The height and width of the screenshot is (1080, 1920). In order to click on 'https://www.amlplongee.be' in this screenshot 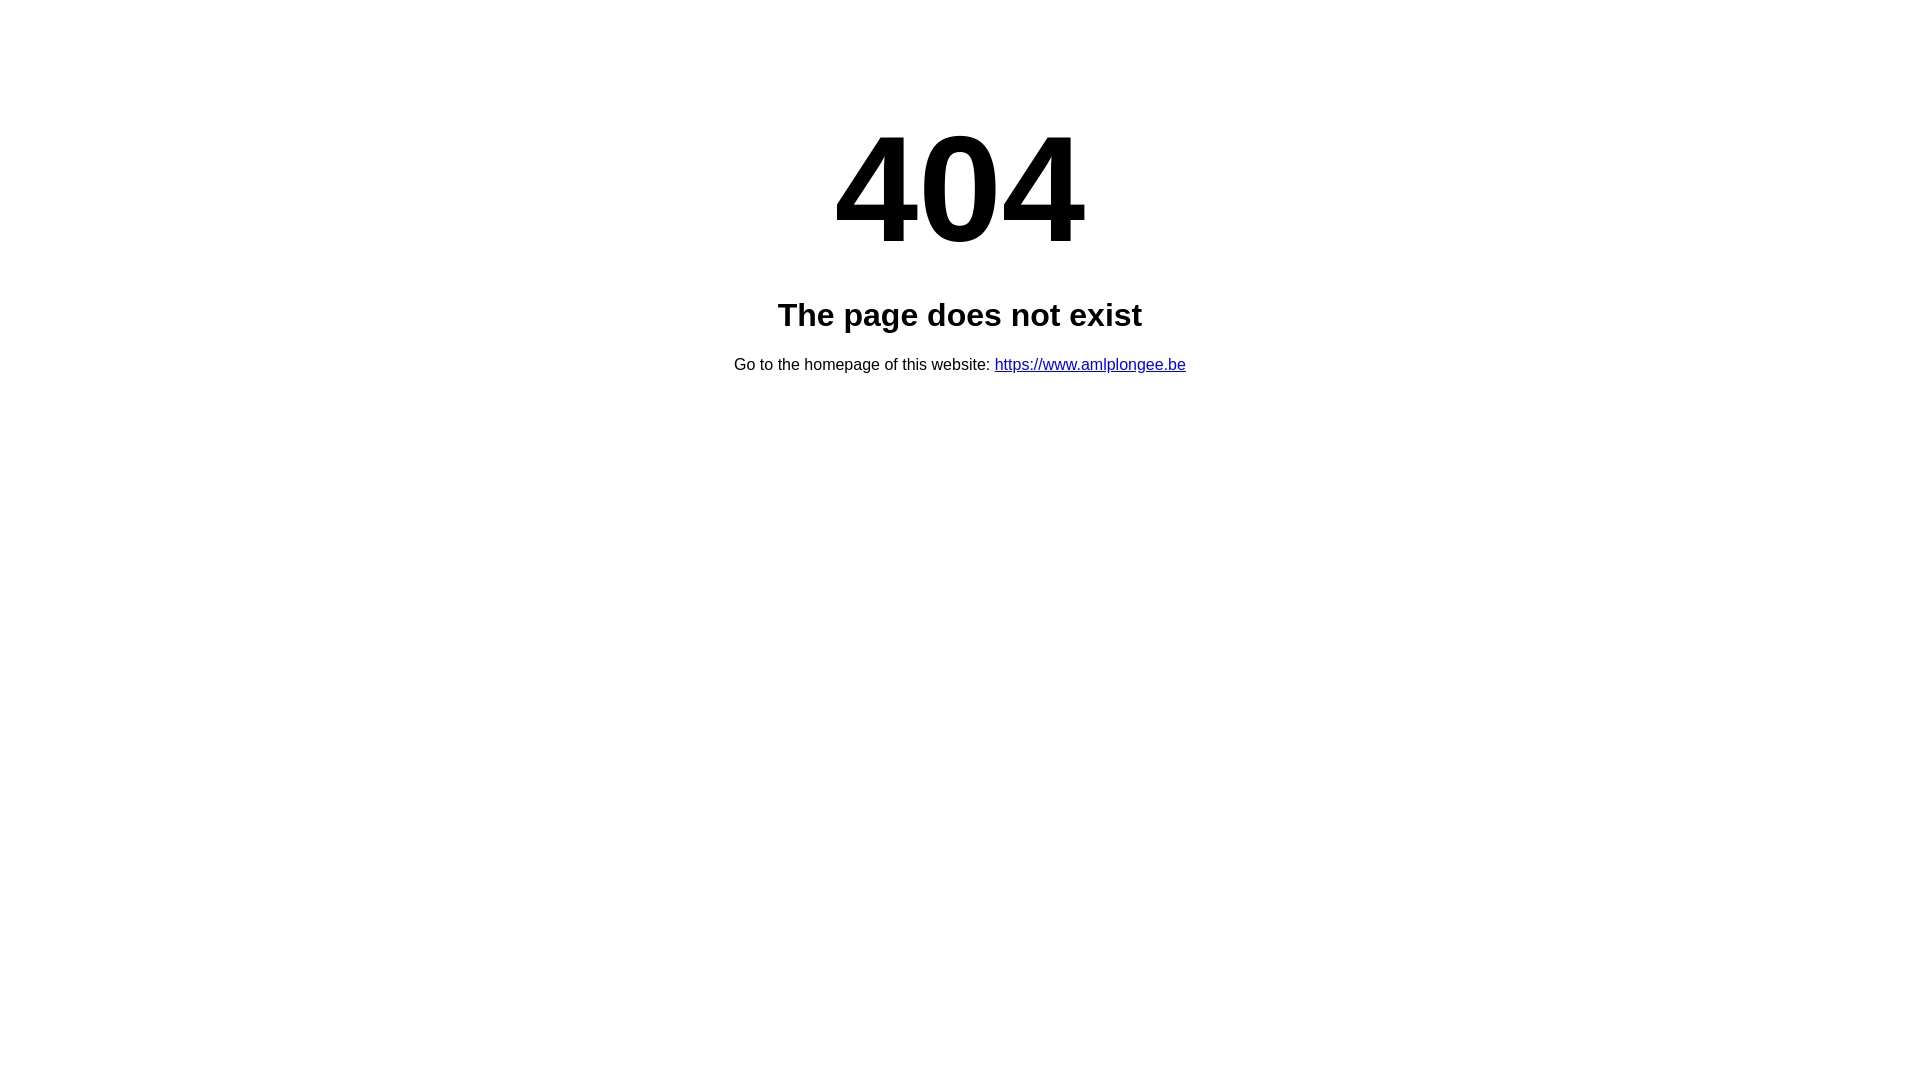, I will do `click(1089, 364)`.